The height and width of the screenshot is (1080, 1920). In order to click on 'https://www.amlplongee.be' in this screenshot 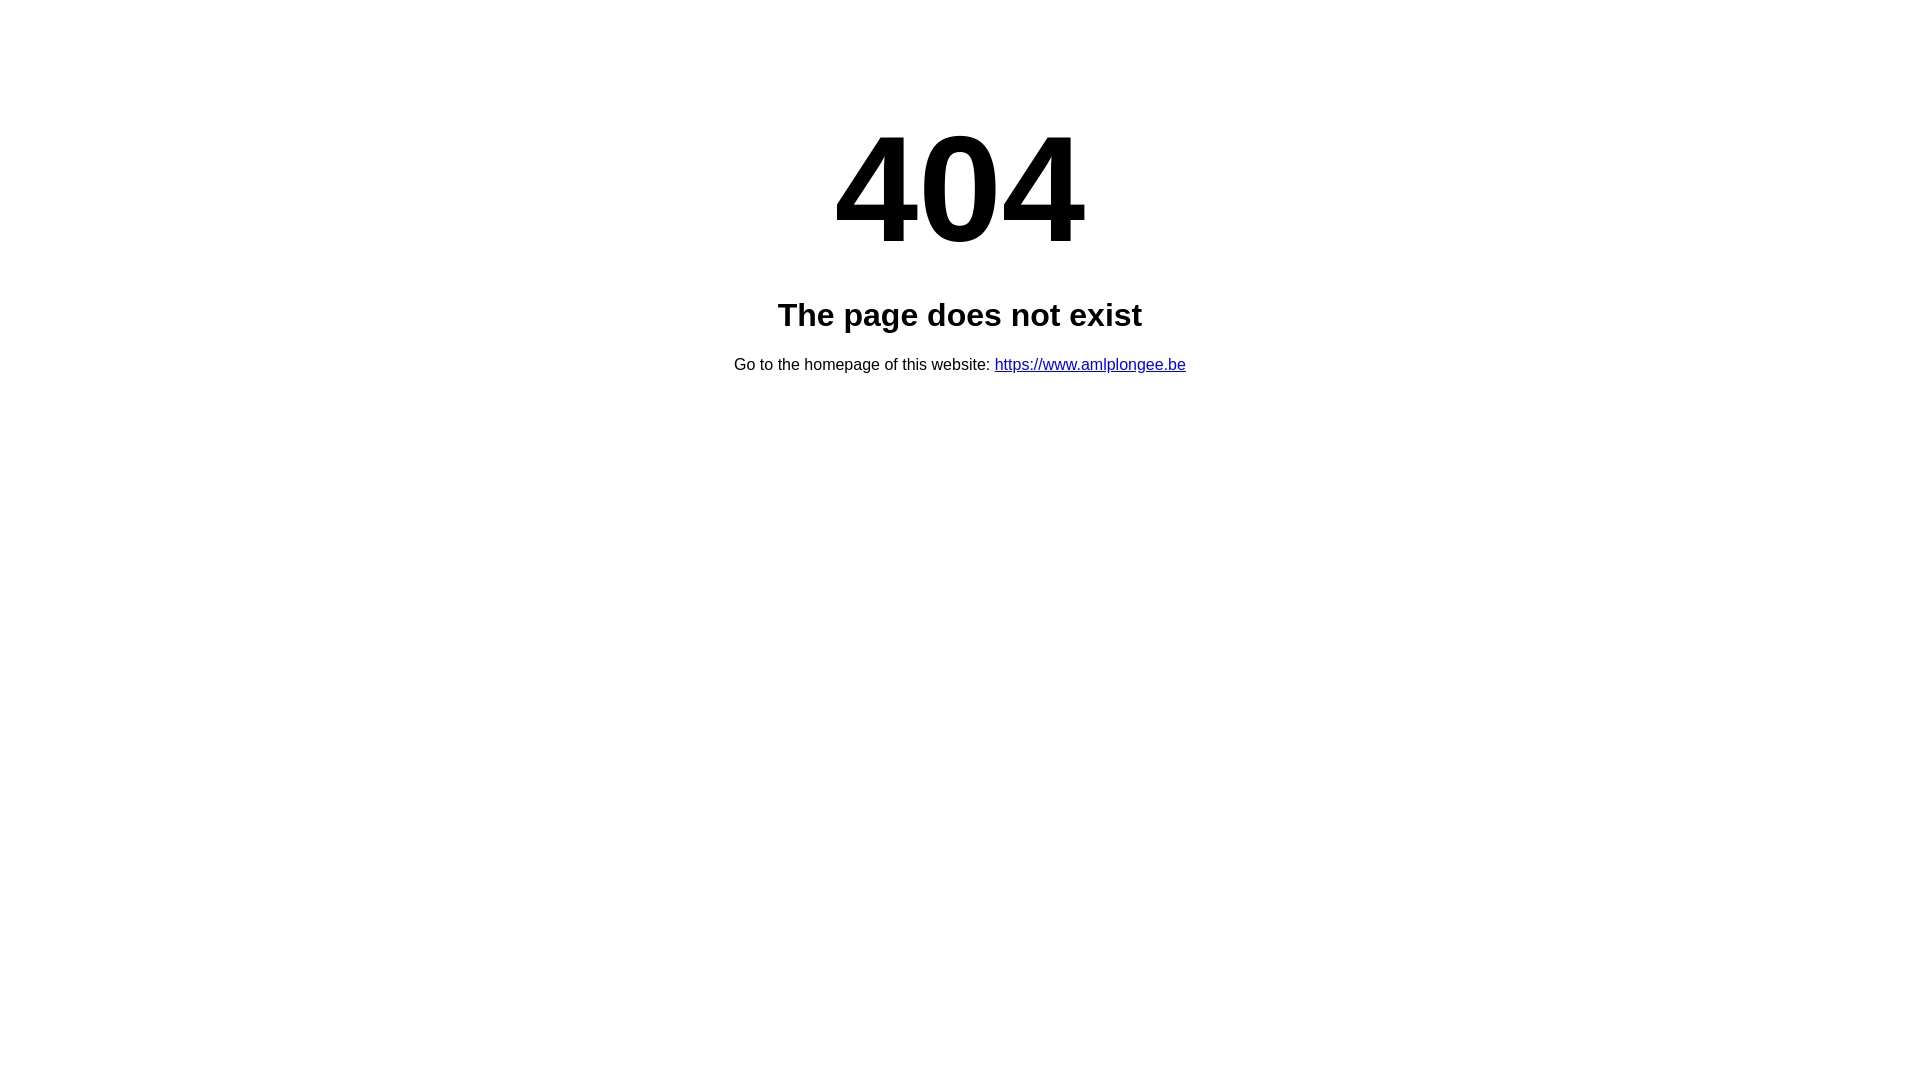, I will do `click(1089, 364)`.